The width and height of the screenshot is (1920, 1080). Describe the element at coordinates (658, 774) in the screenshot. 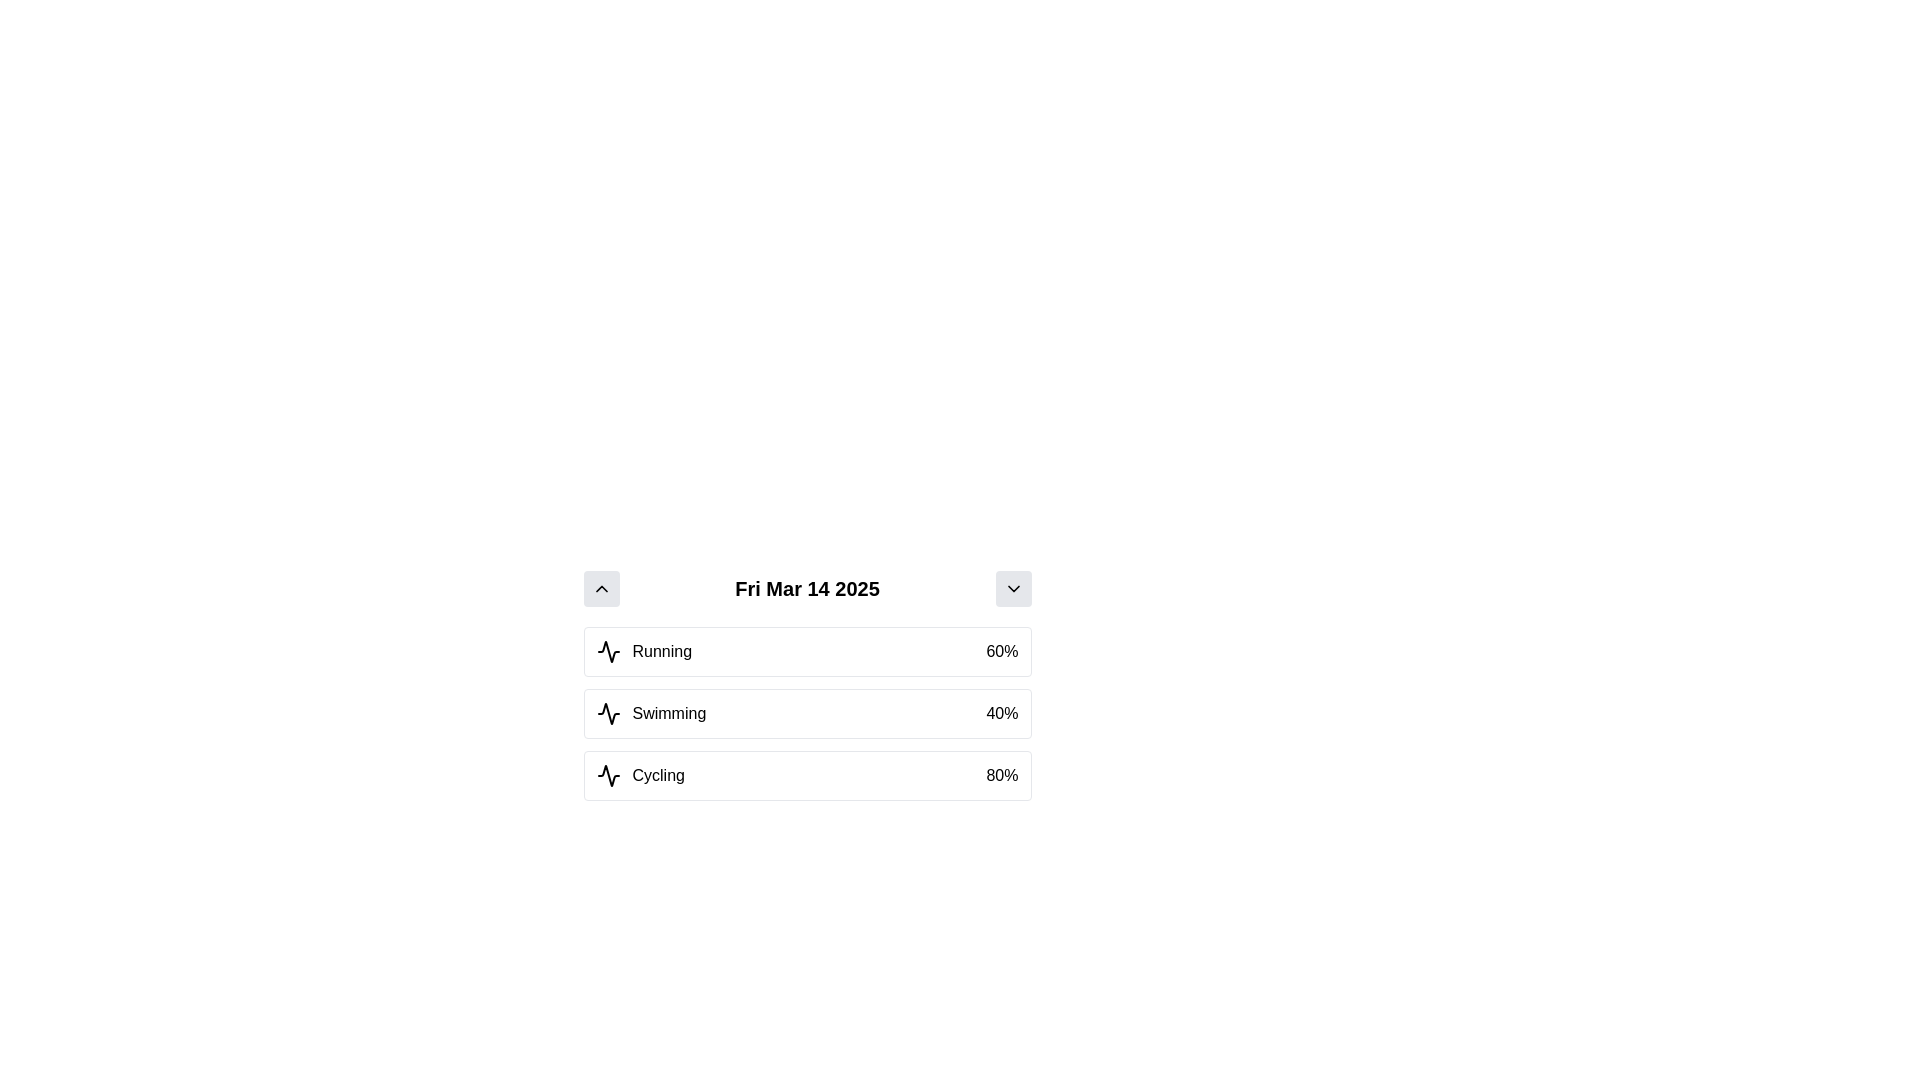

I see `text 'Cycling' from the Text Label element displayed in black font on a white background, located in the third row of the vertical list` at that location.